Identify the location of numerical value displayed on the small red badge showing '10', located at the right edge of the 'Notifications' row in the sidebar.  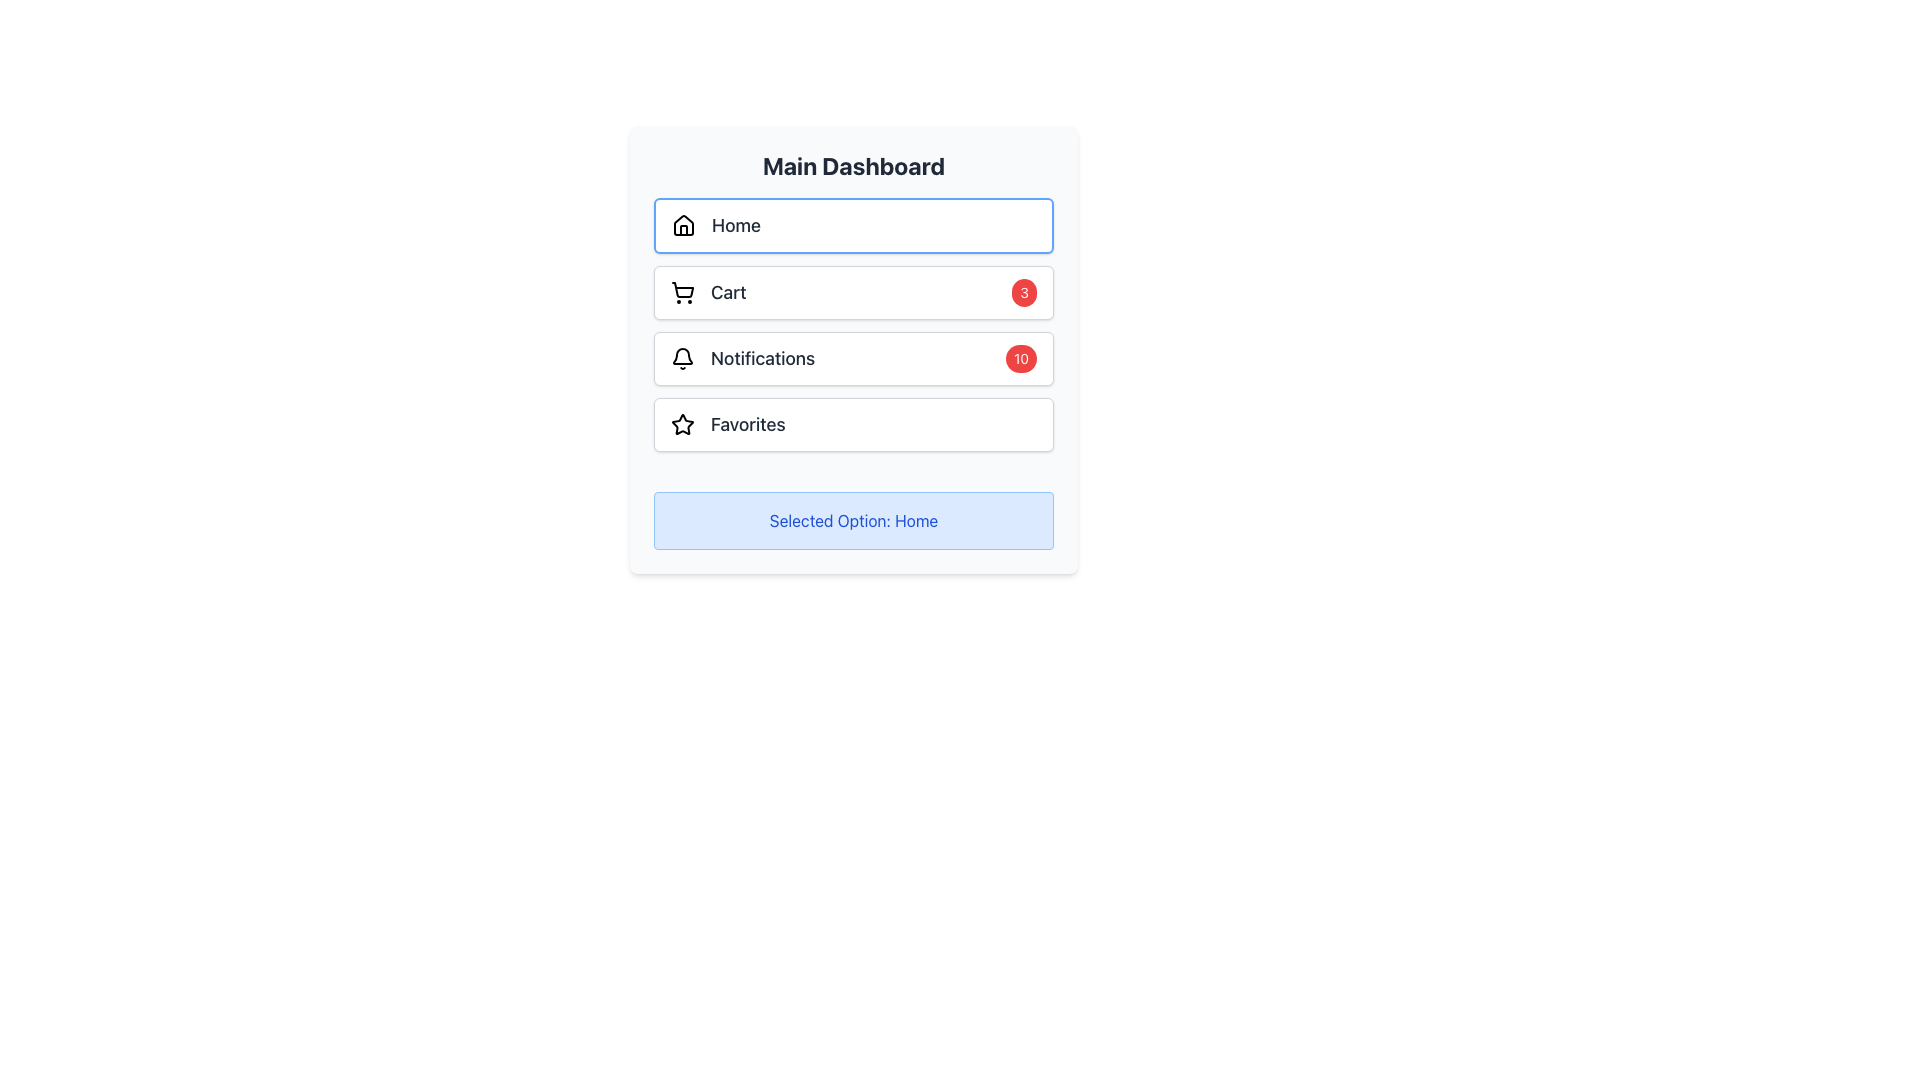
(1021, 357).